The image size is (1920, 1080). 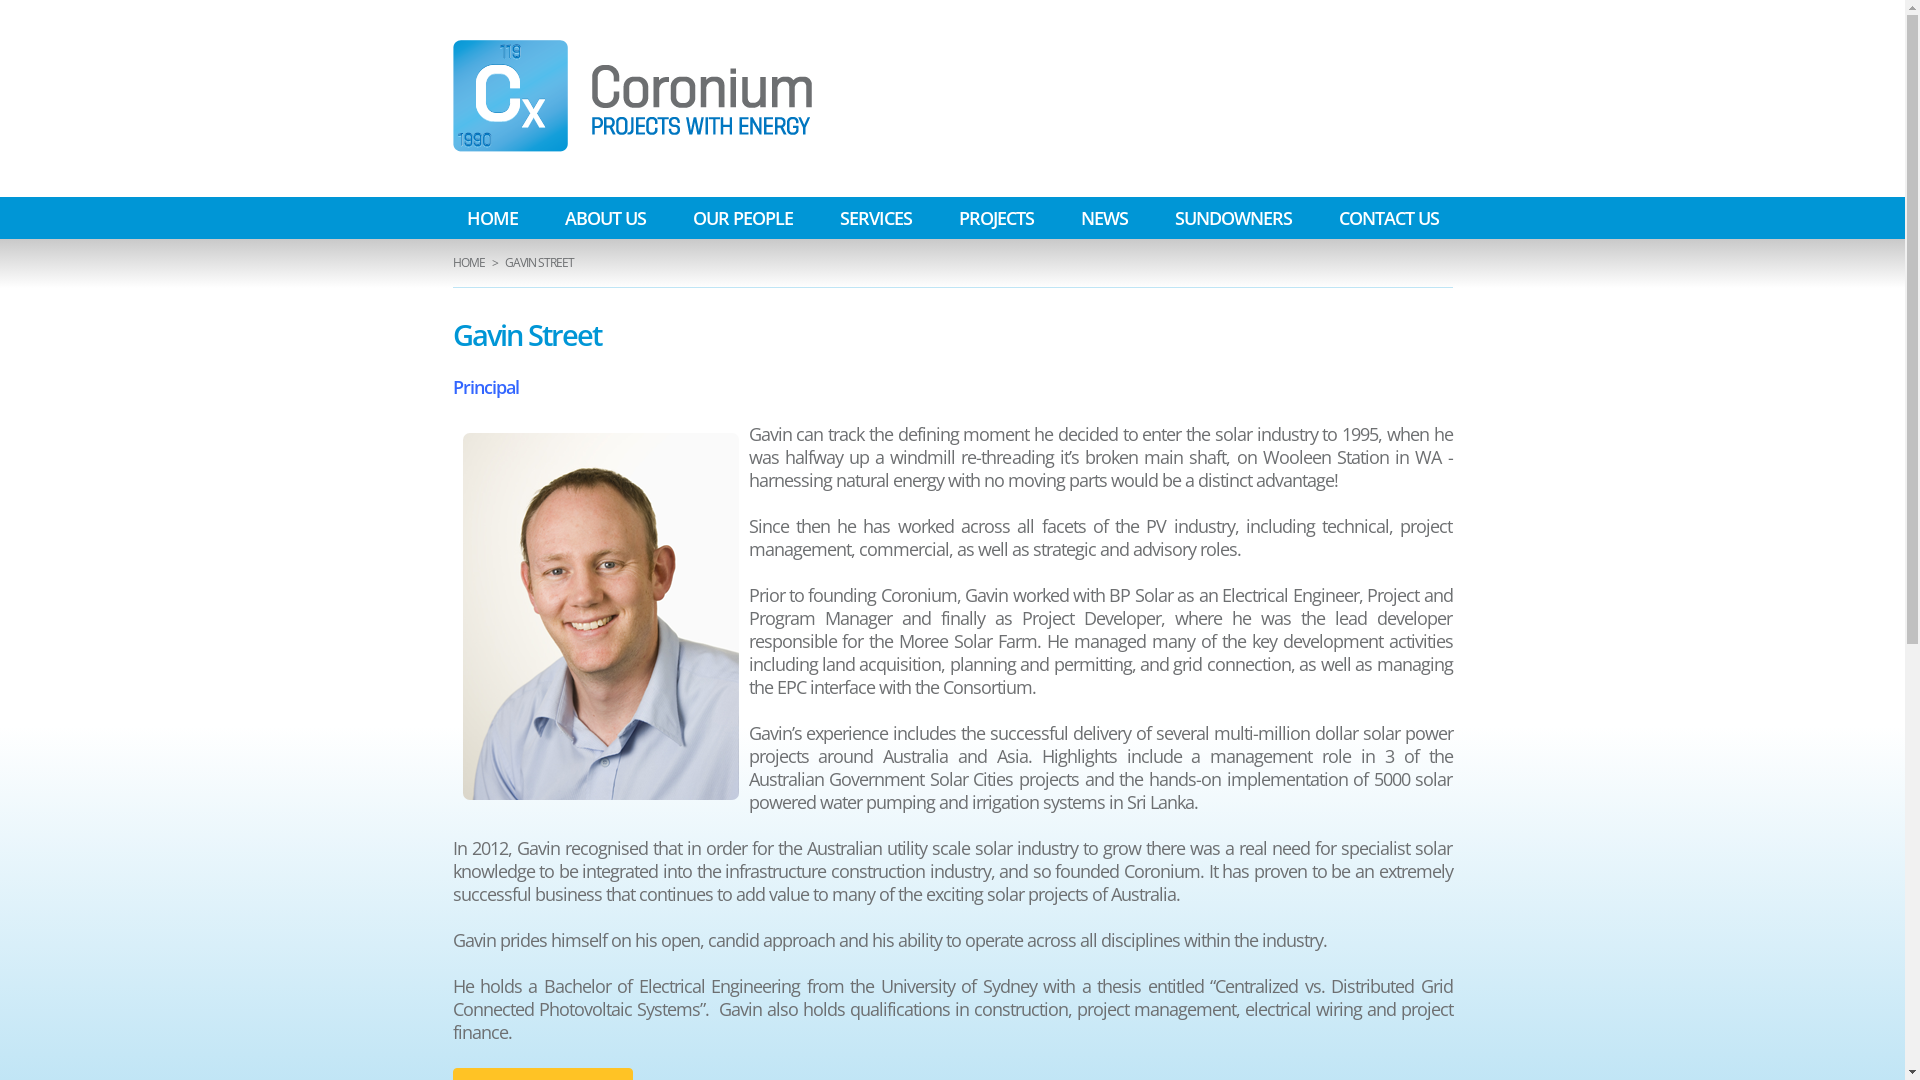 I want to click on 'SERVICES', so click(x=876, y=218).